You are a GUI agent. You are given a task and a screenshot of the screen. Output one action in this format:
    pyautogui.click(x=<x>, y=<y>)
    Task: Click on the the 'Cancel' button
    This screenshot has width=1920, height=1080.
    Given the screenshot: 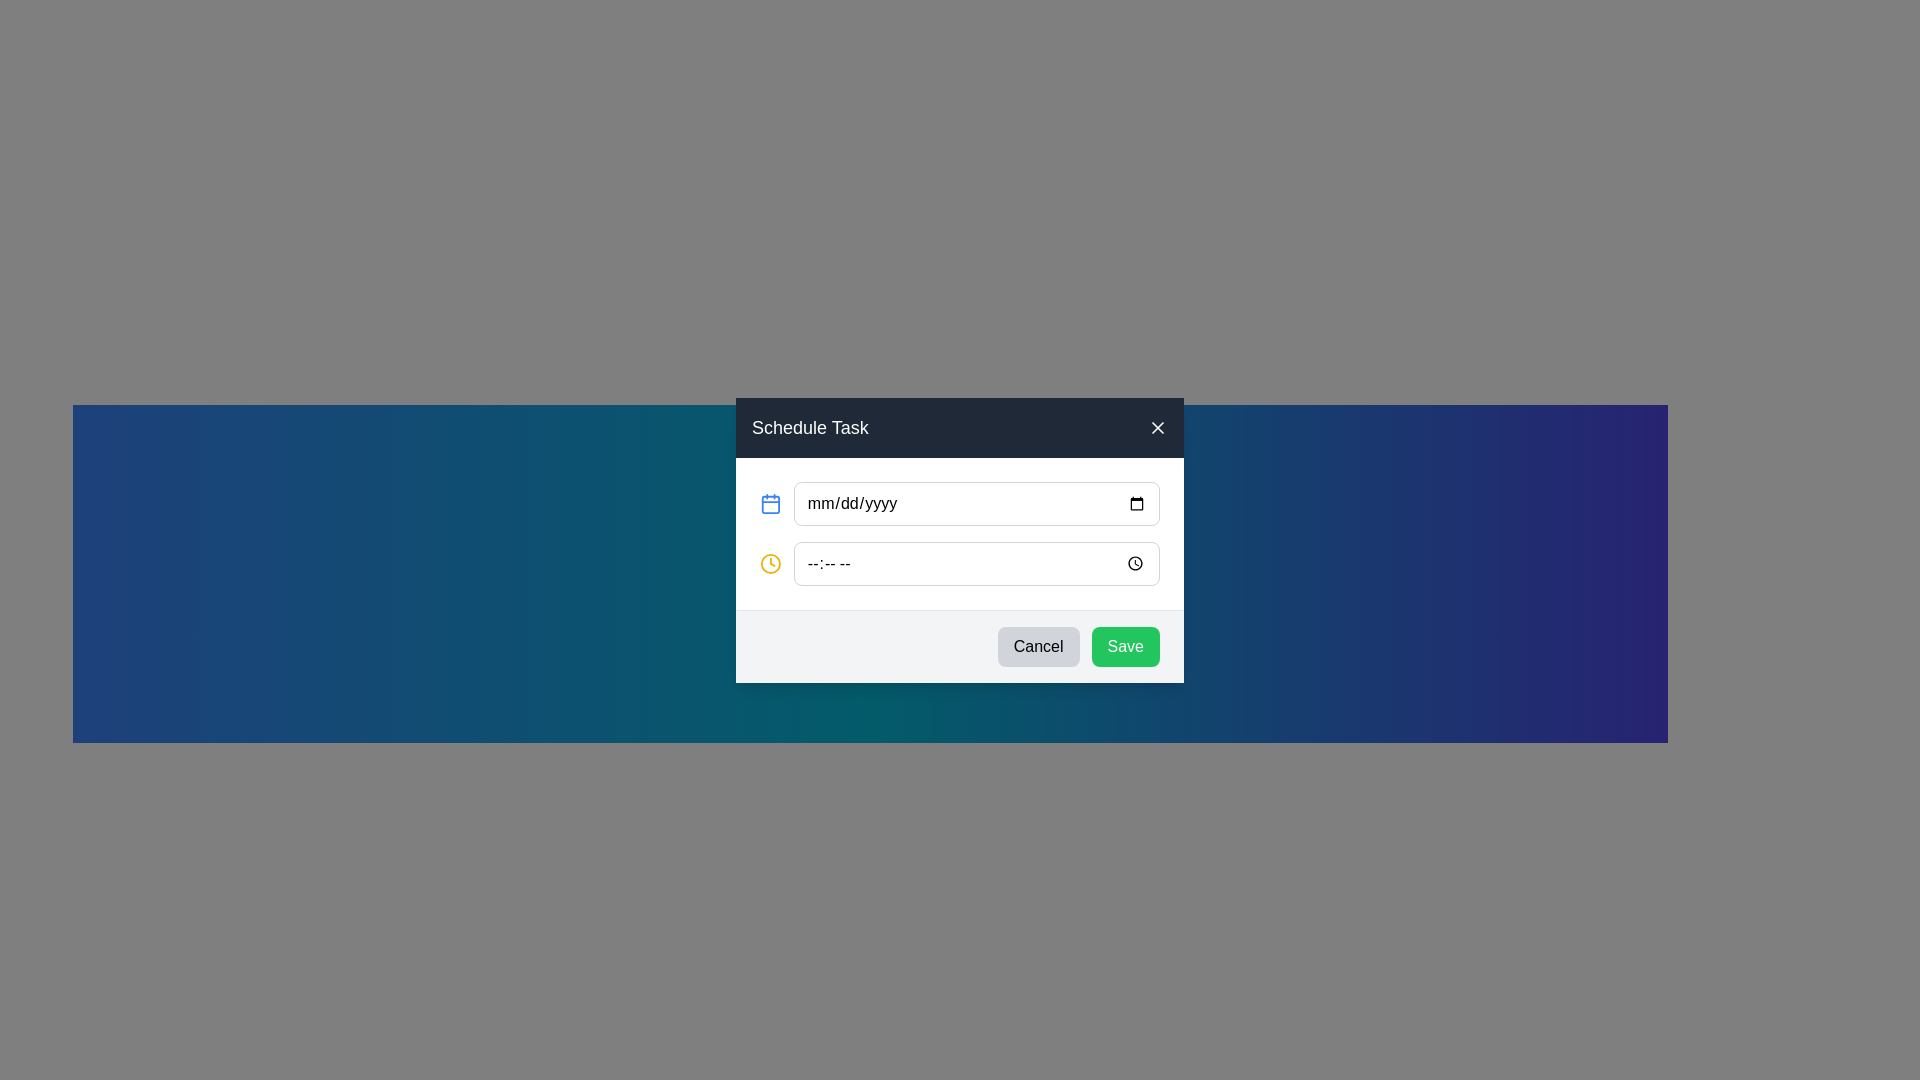 What is the action you would take?
    pyautogui.click(x=1038, y=646)
    